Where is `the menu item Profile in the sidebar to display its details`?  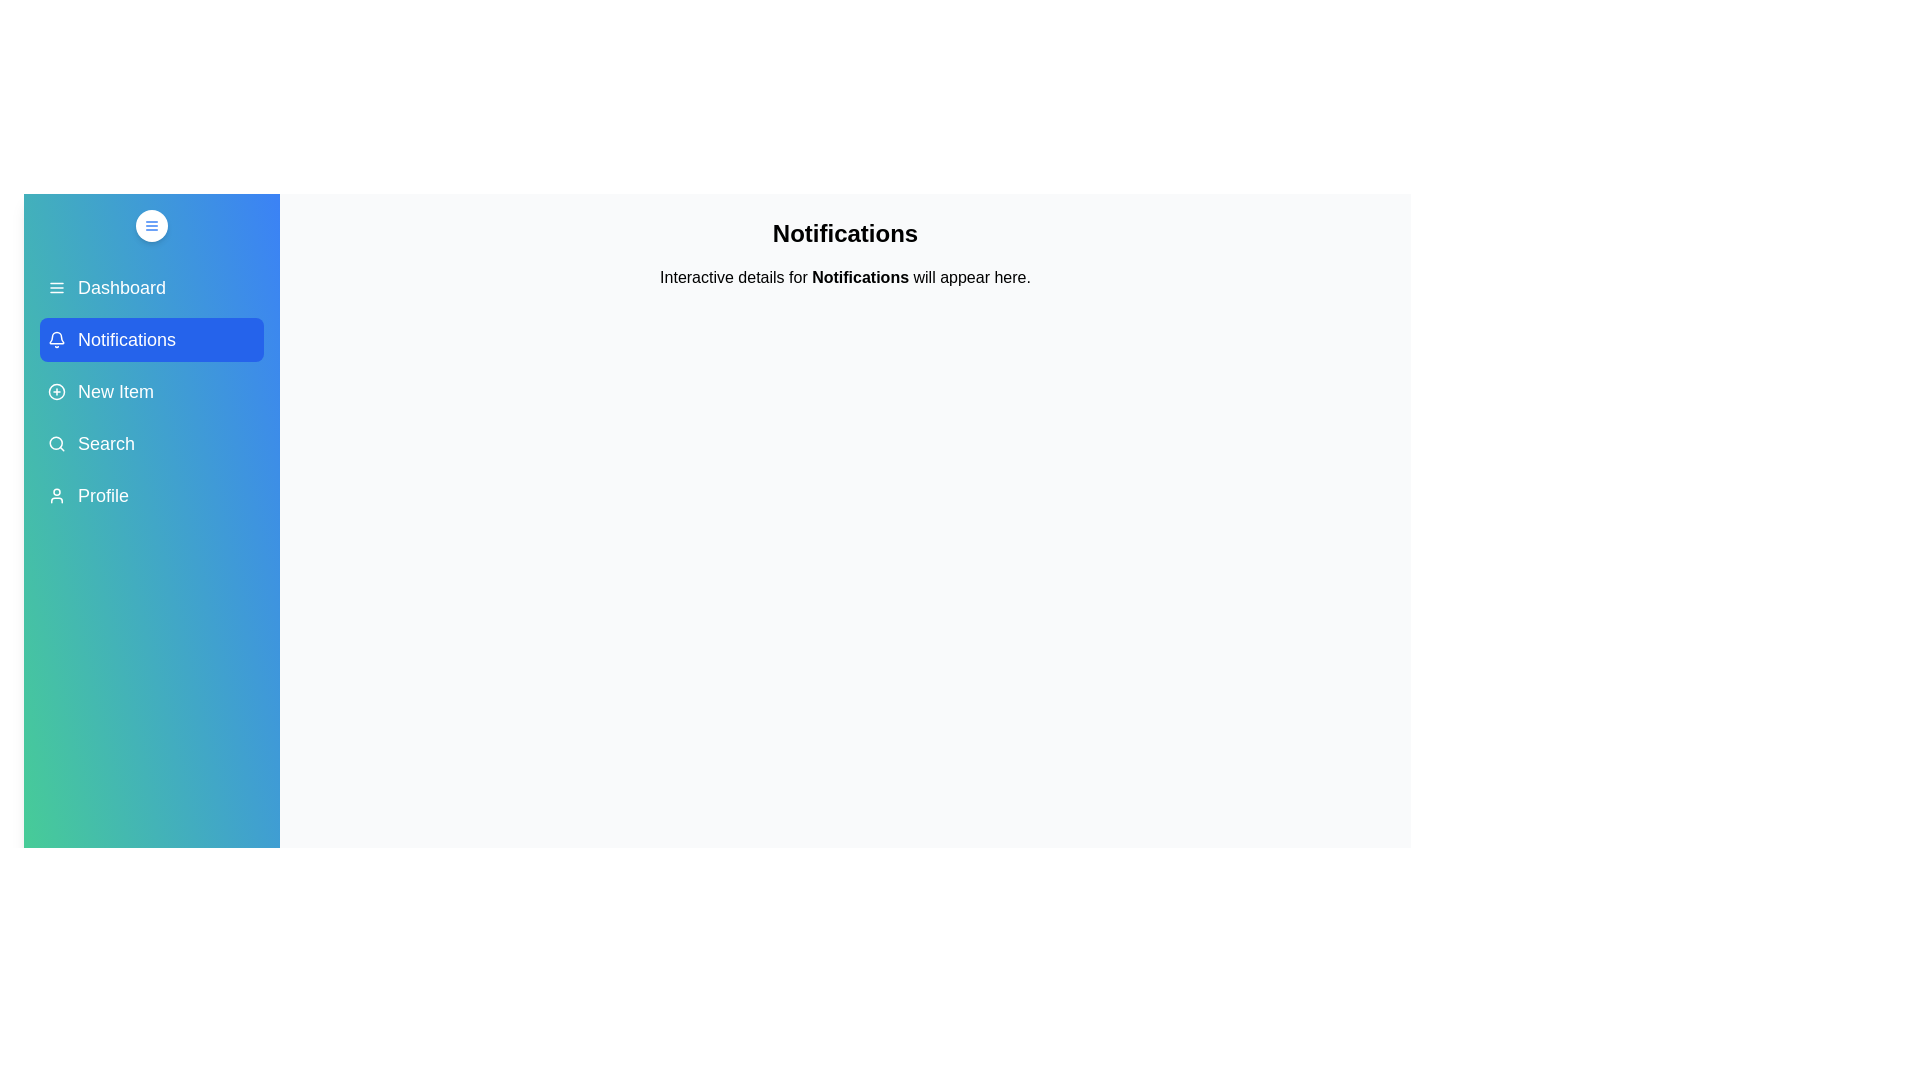 the menu item Profile in the sidebar to display its details is located at coordinates (151, 495).